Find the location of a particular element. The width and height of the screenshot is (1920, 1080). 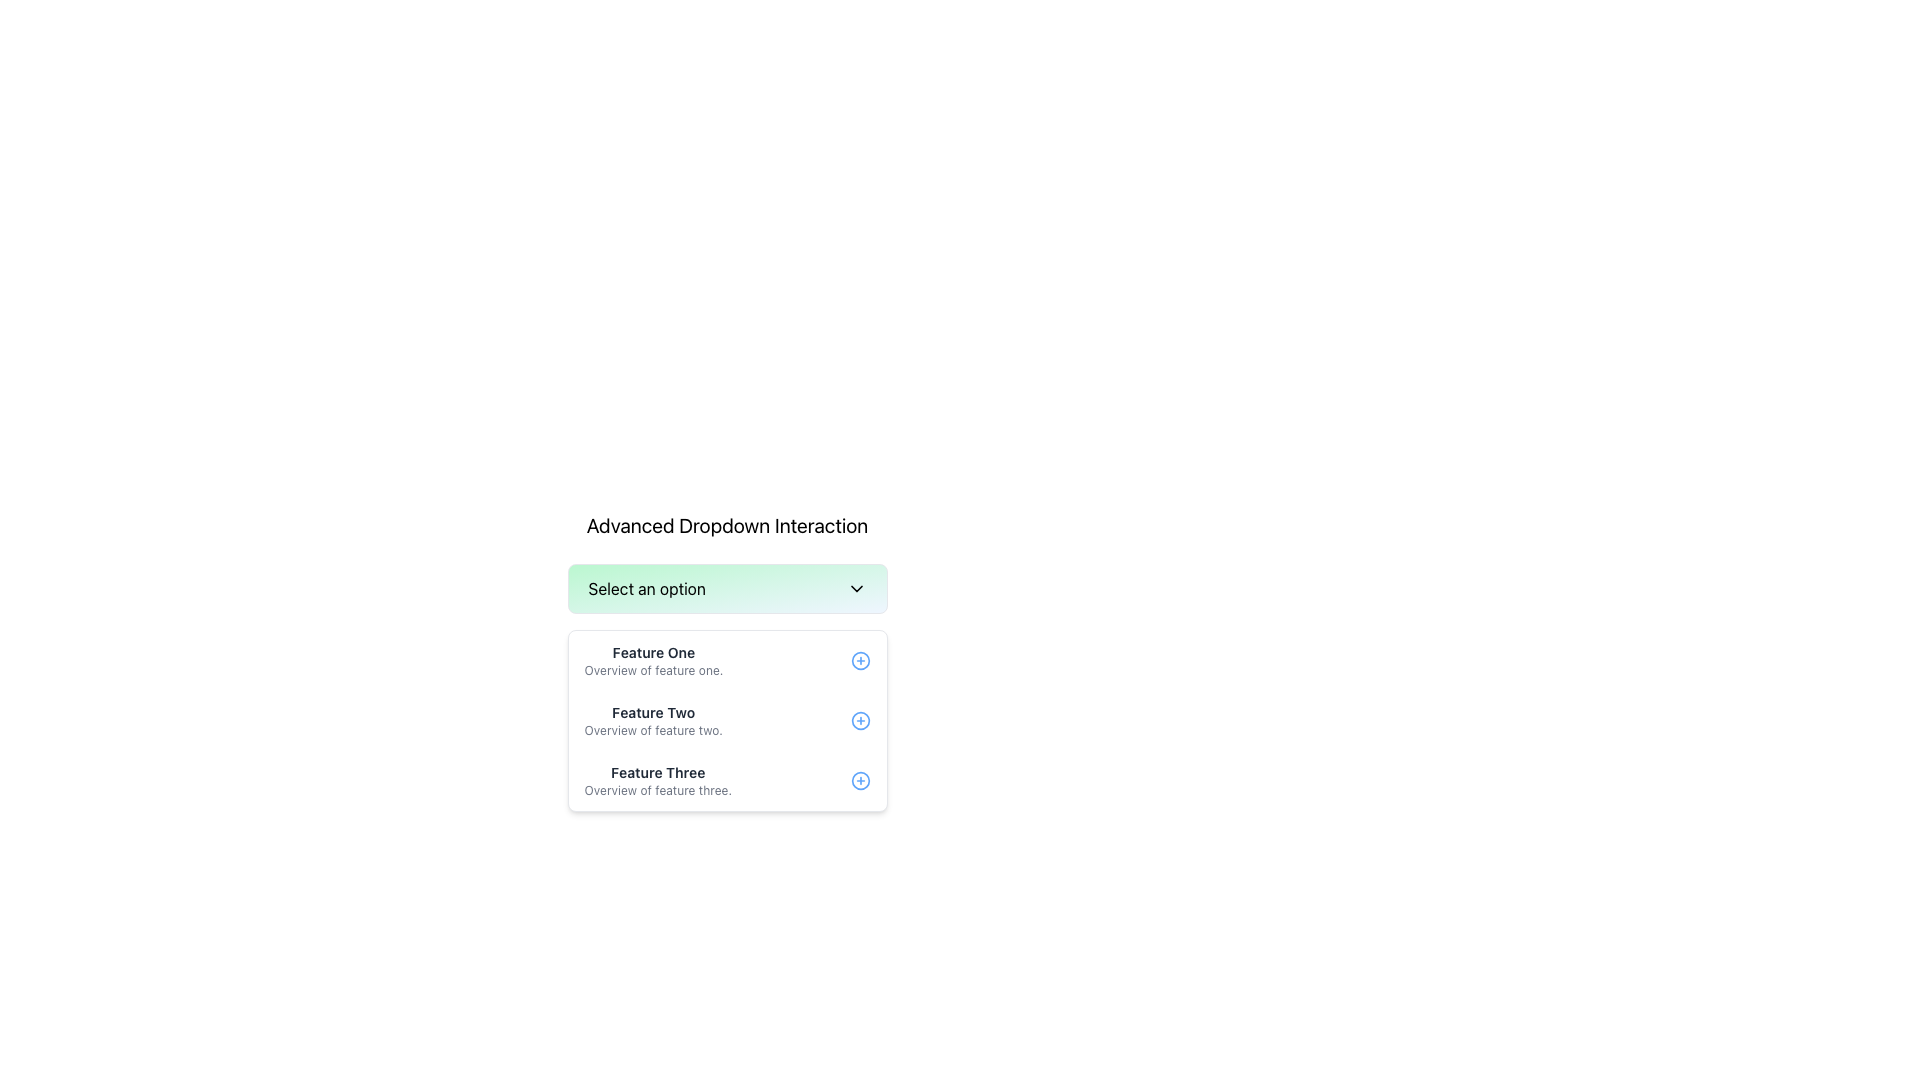

the text label reading 'Feature Three', which is a bold, dark gray heading located in the center of the dropdown's content area is located at coordinates (658, 771).